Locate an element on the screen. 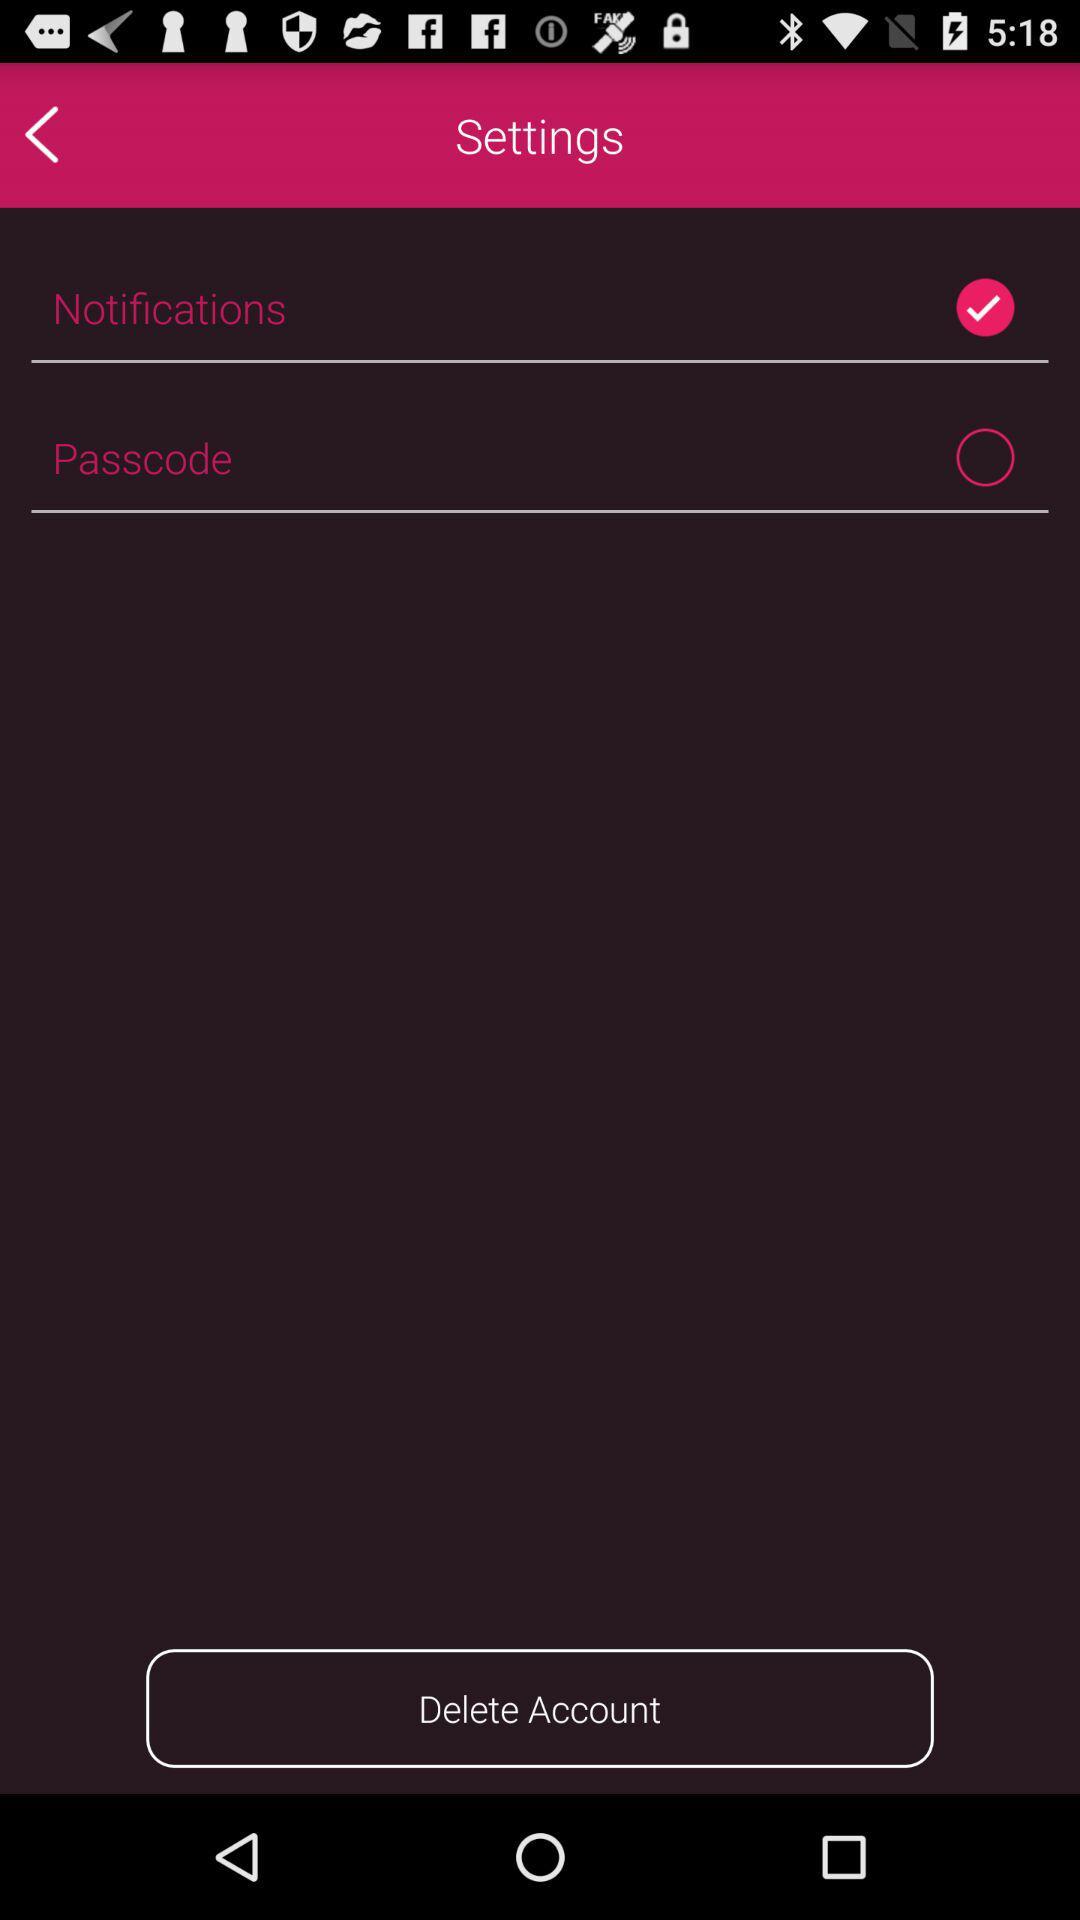 This screenshot has width=1080, height=1920. delete account item is located at coordinates (540, 1707).